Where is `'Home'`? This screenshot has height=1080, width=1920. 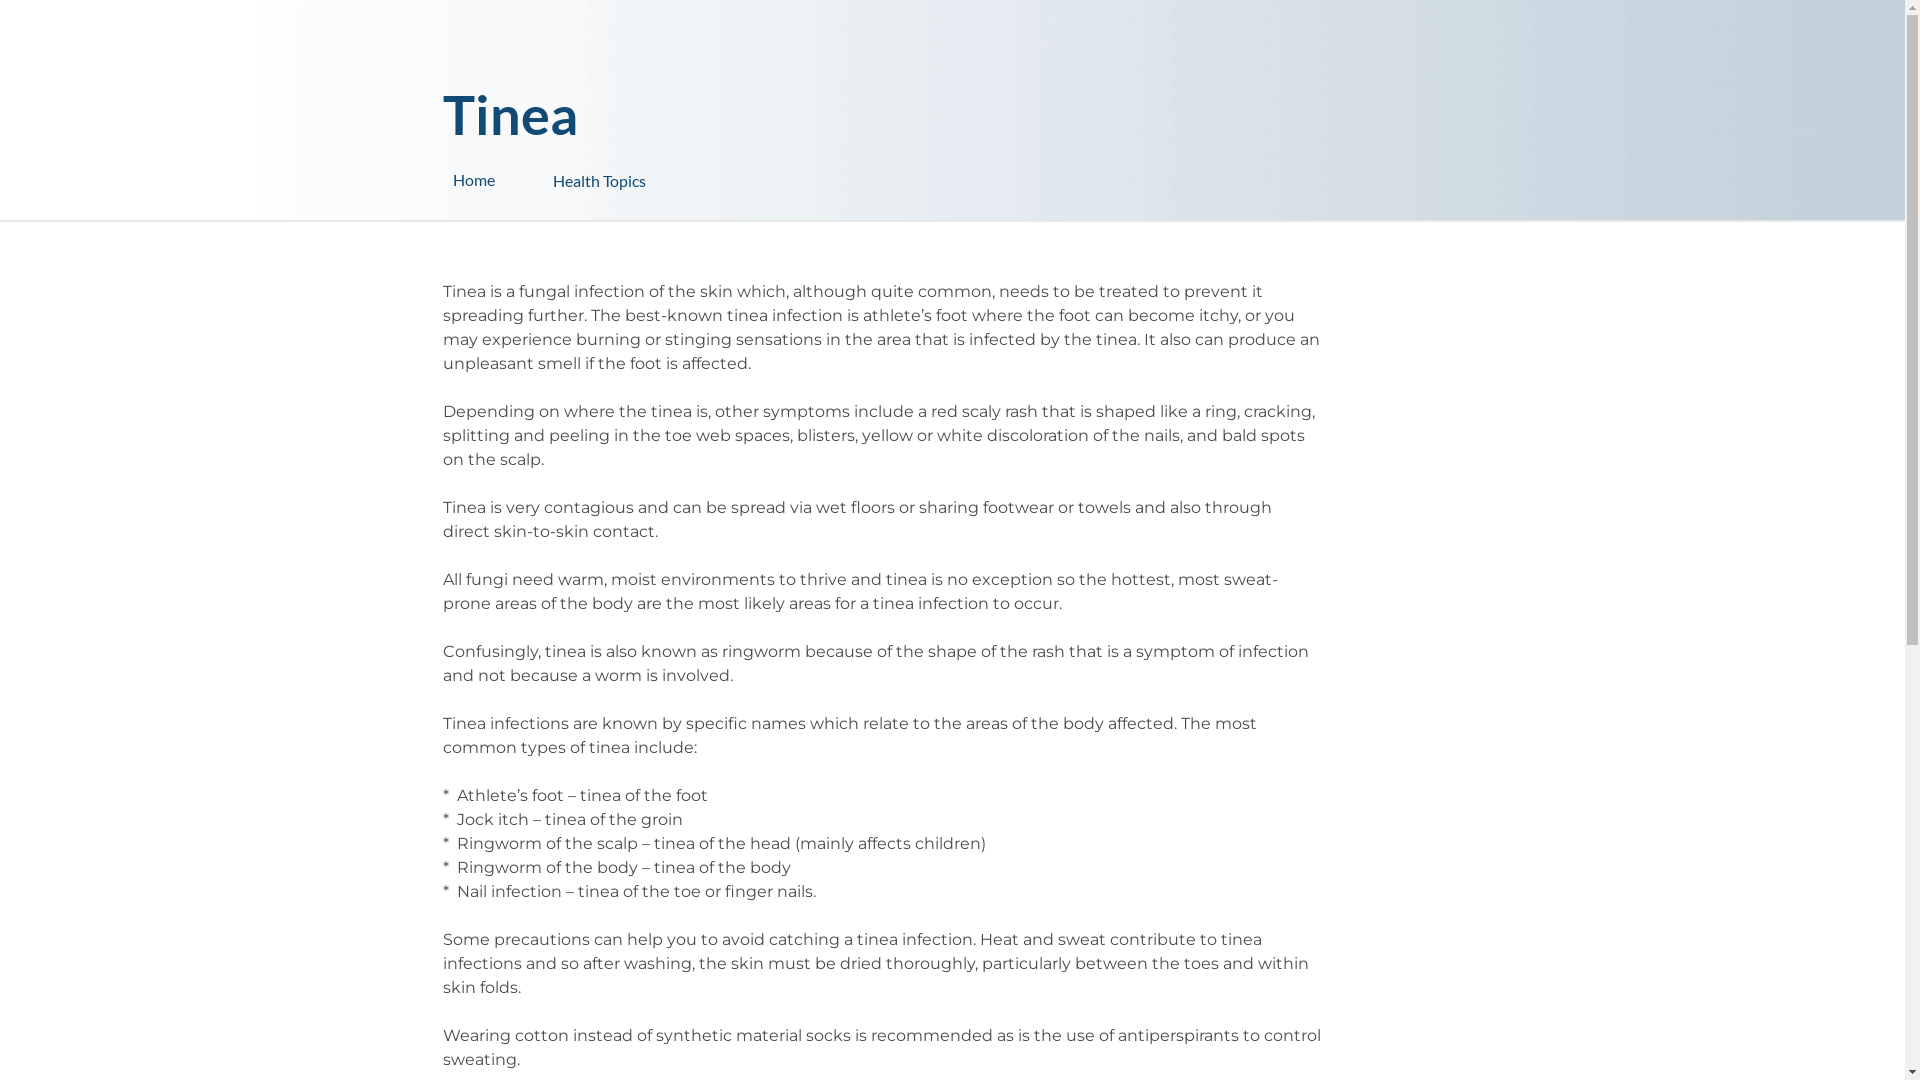 'Home' is located at coordinates (502, 180).